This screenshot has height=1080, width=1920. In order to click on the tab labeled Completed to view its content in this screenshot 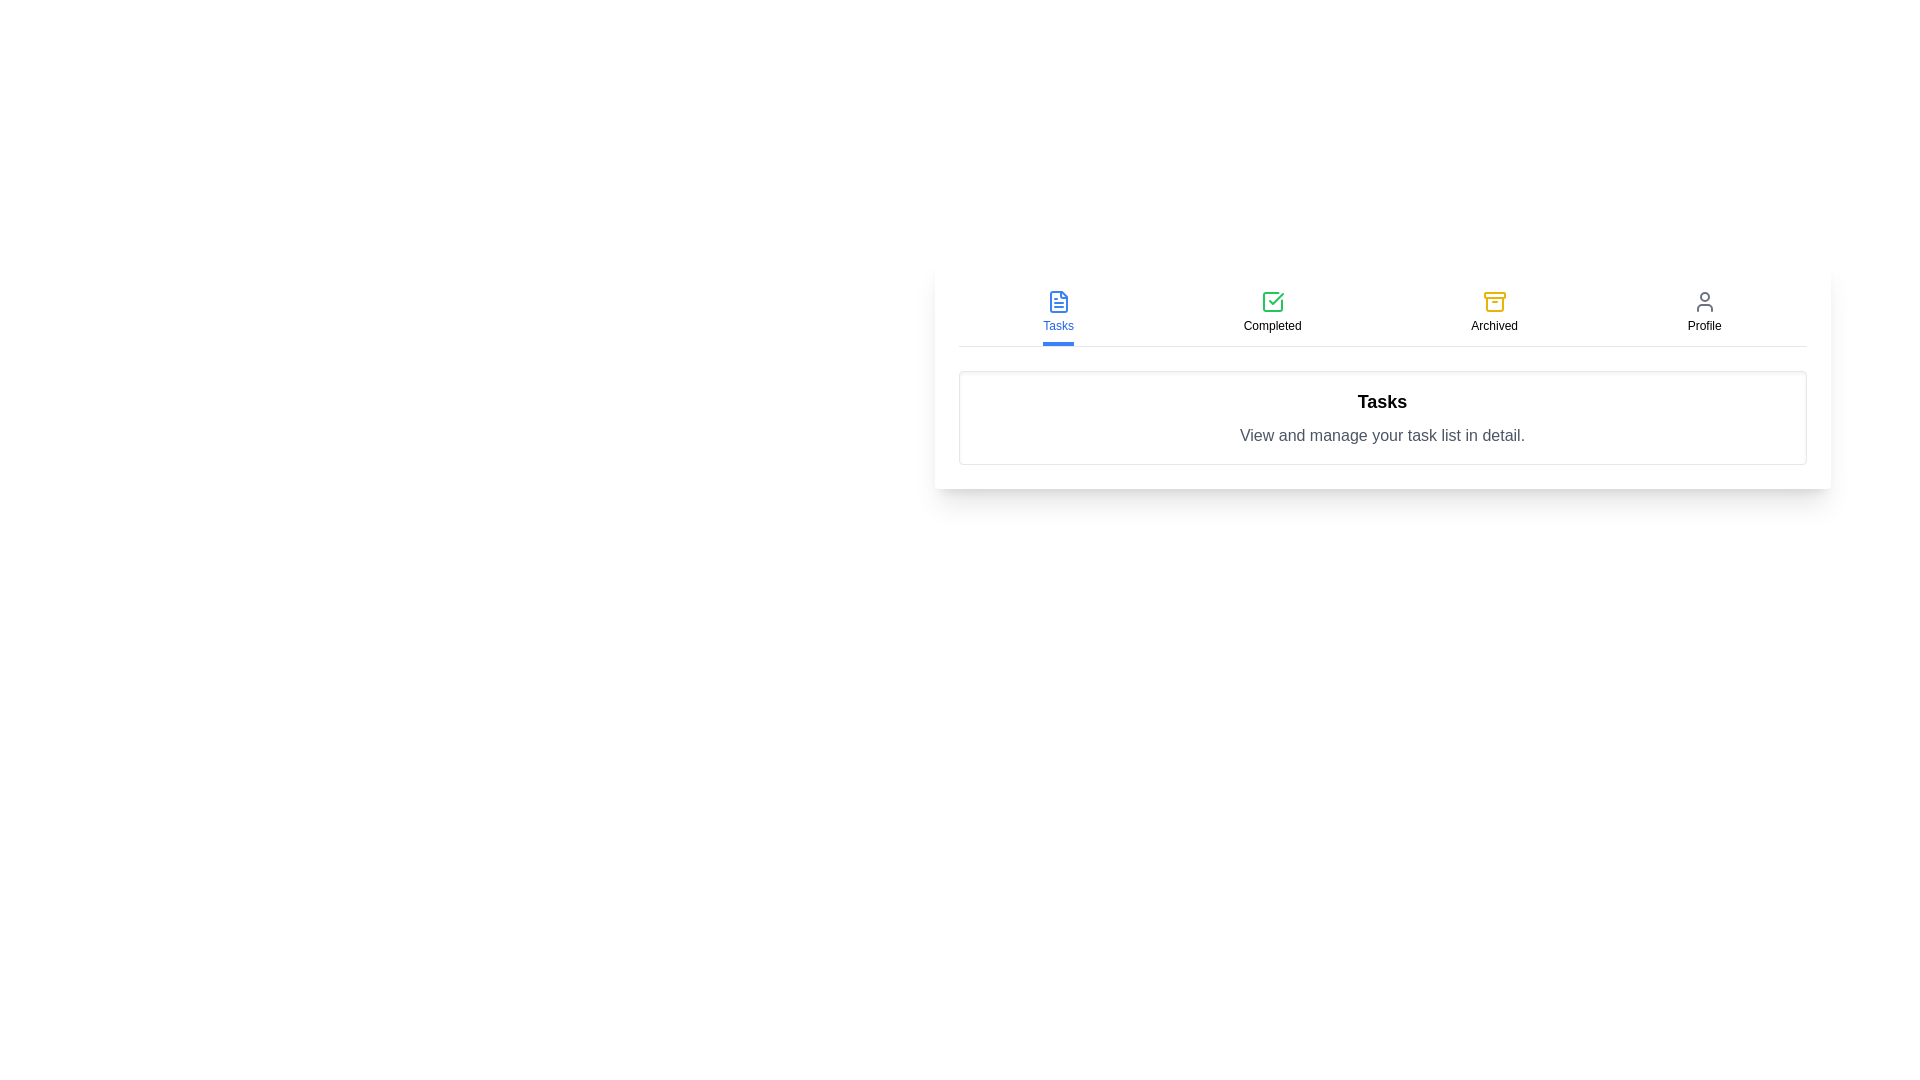, I will do `click(1271, 313)`.